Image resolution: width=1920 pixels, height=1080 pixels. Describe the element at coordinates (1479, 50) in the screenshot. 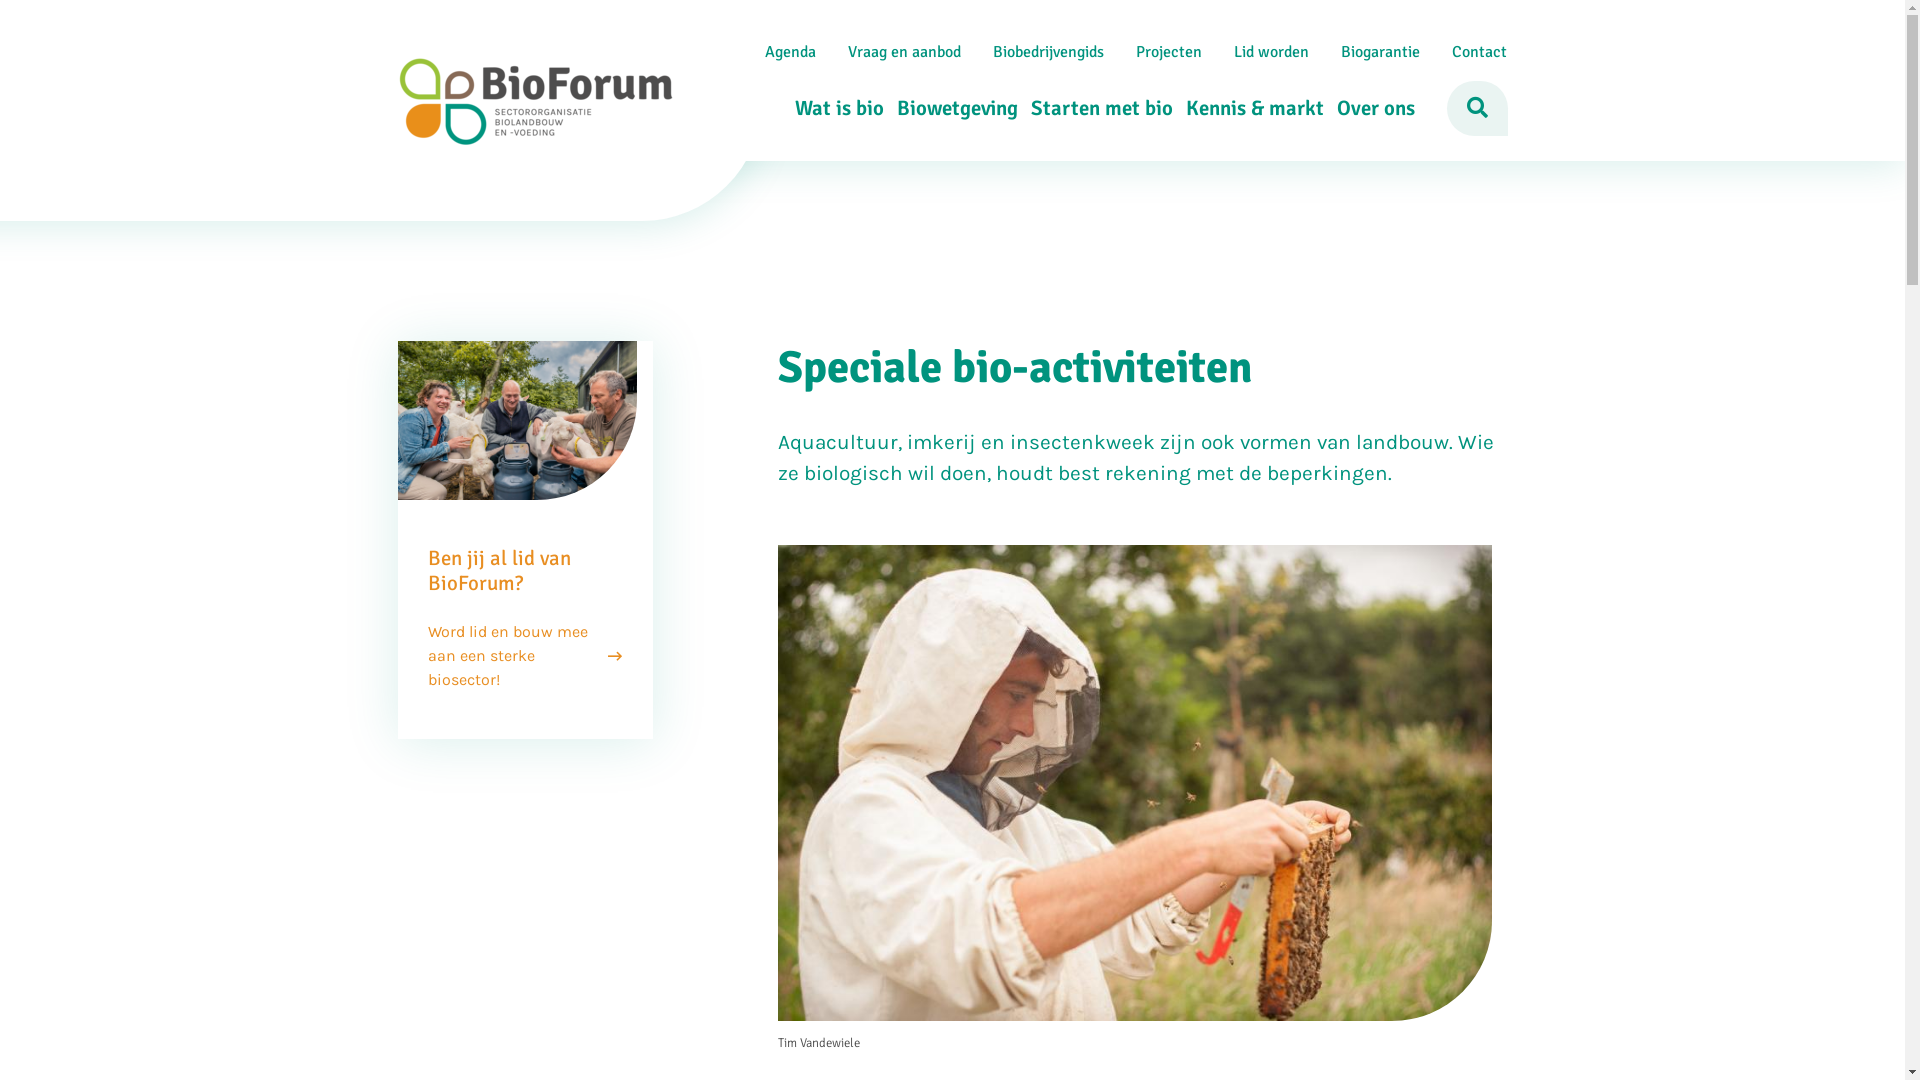

I see `'Contact'` at that location.